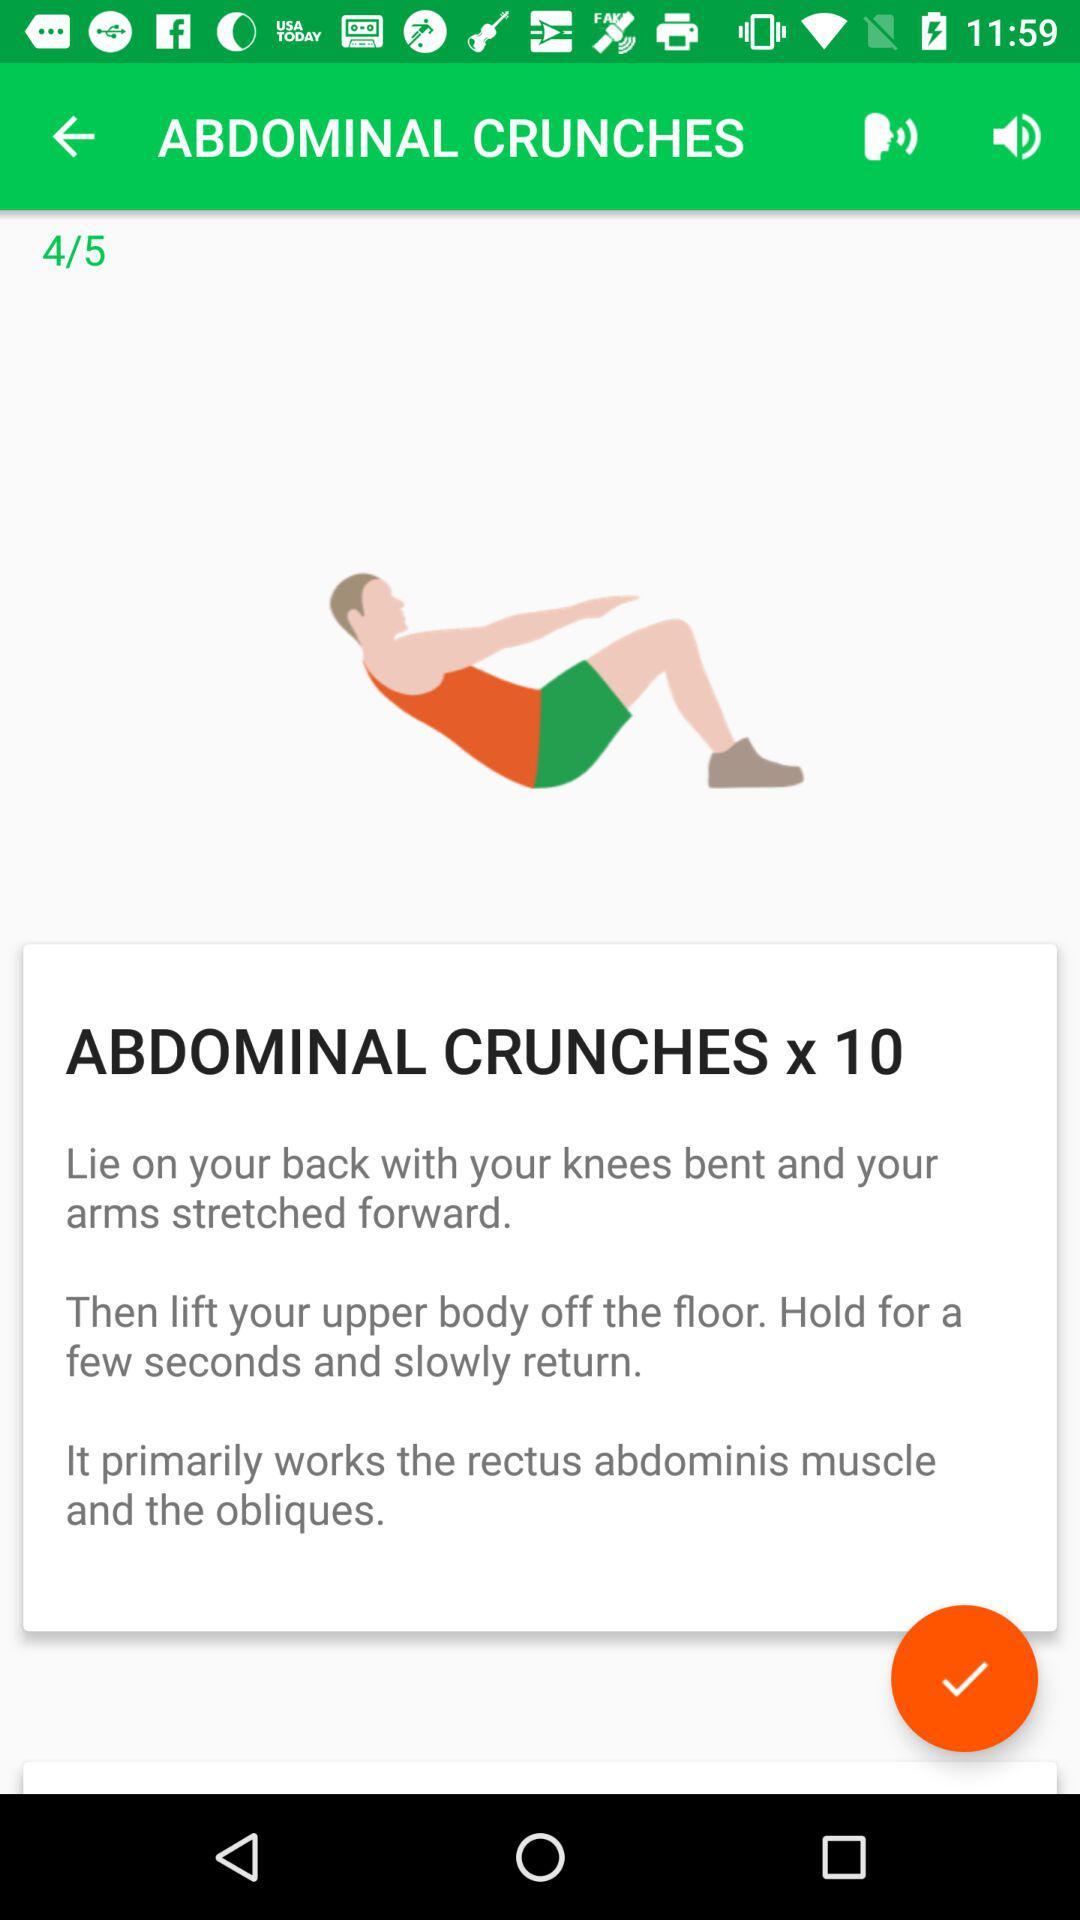 The height and width of the screenshot is (1920, 1080). What do you see at coordinates (963, 1678) in the screenshot?
I see `item at the bottom right corner` at bounding box center [963, 1678].